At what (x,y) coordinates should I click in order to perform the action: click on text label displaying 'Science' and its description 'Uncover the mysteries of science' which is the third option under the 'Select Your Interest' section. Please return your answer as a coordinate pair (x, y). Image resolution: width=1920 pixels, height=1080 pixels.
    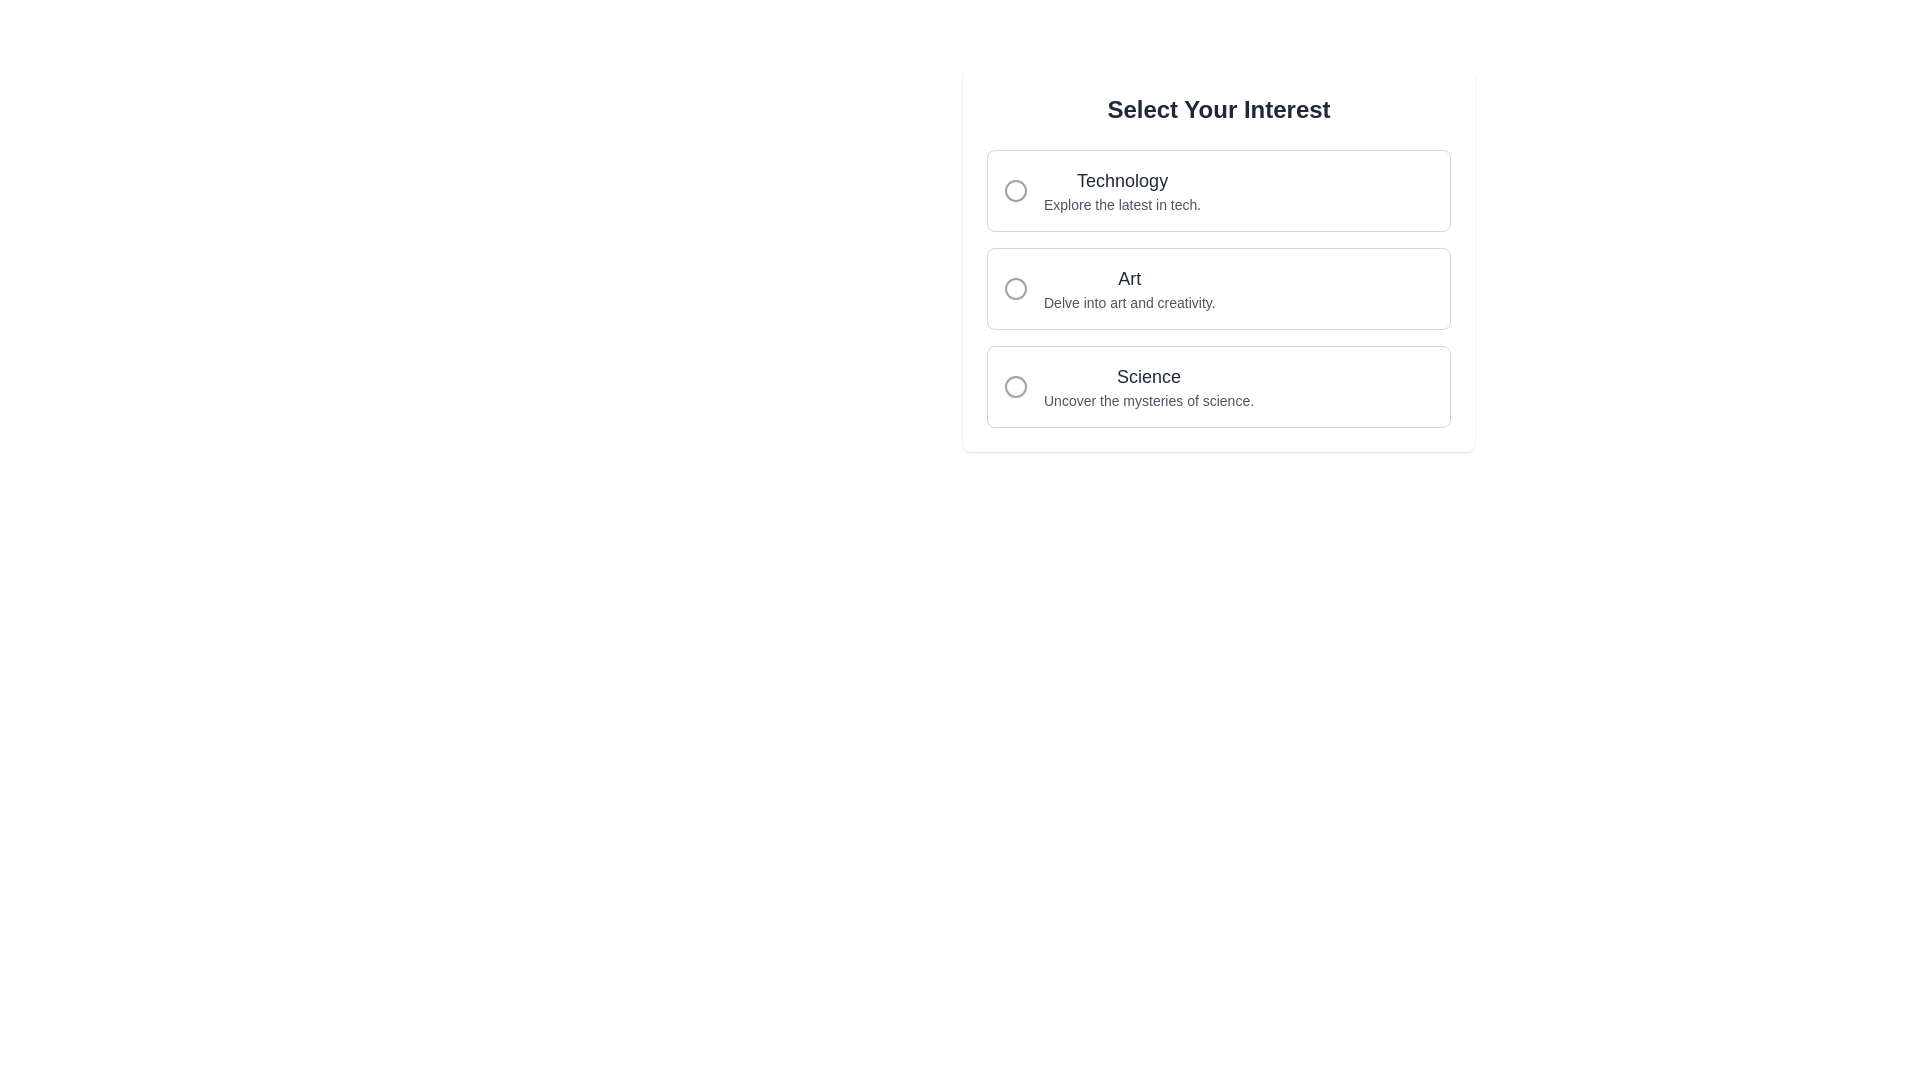
    Looking at the image, I should click on (1149, 386).